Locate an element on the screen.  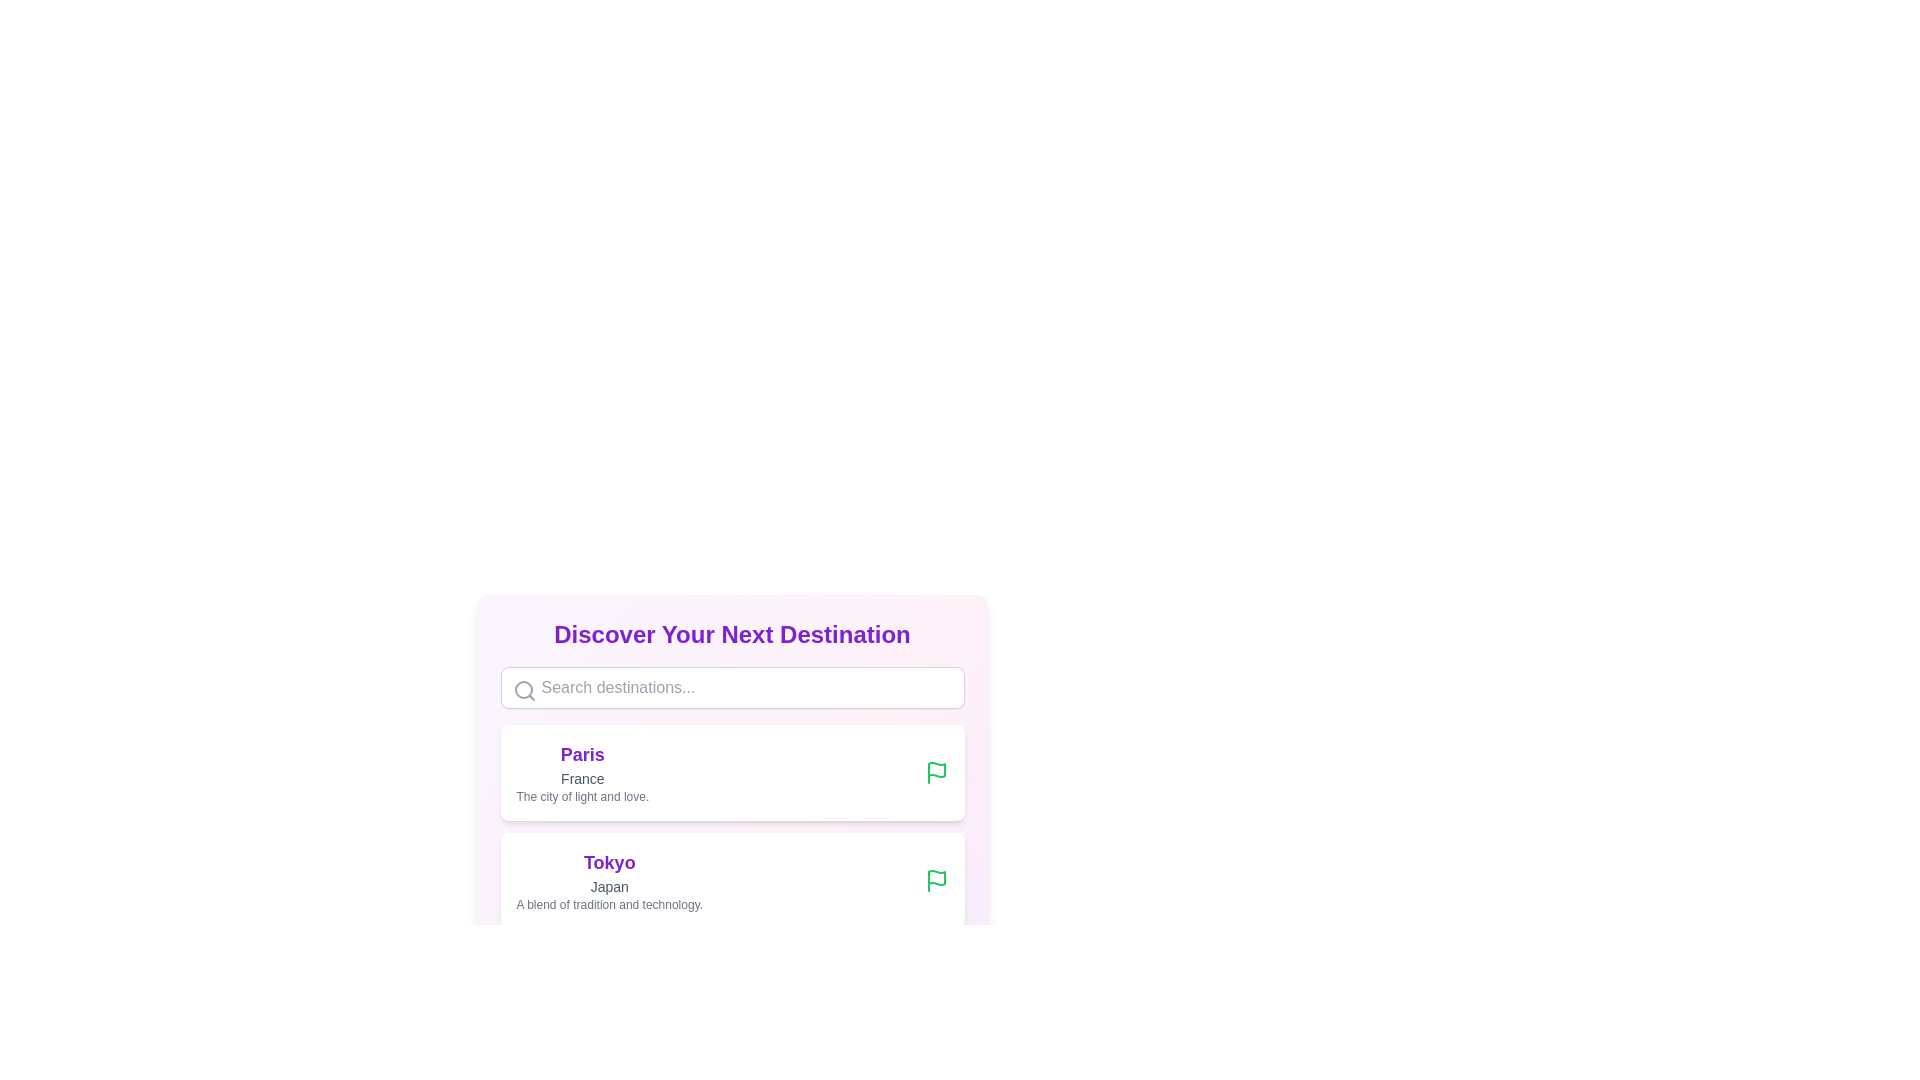
the List item containing 'Tokyo', which displays 'Tokyo' in bold purple, 'Japan' in gray, and 'A blend of tradition and technology.' in light gray, located in the lower part of the interface is located at coordinates (608, 879).